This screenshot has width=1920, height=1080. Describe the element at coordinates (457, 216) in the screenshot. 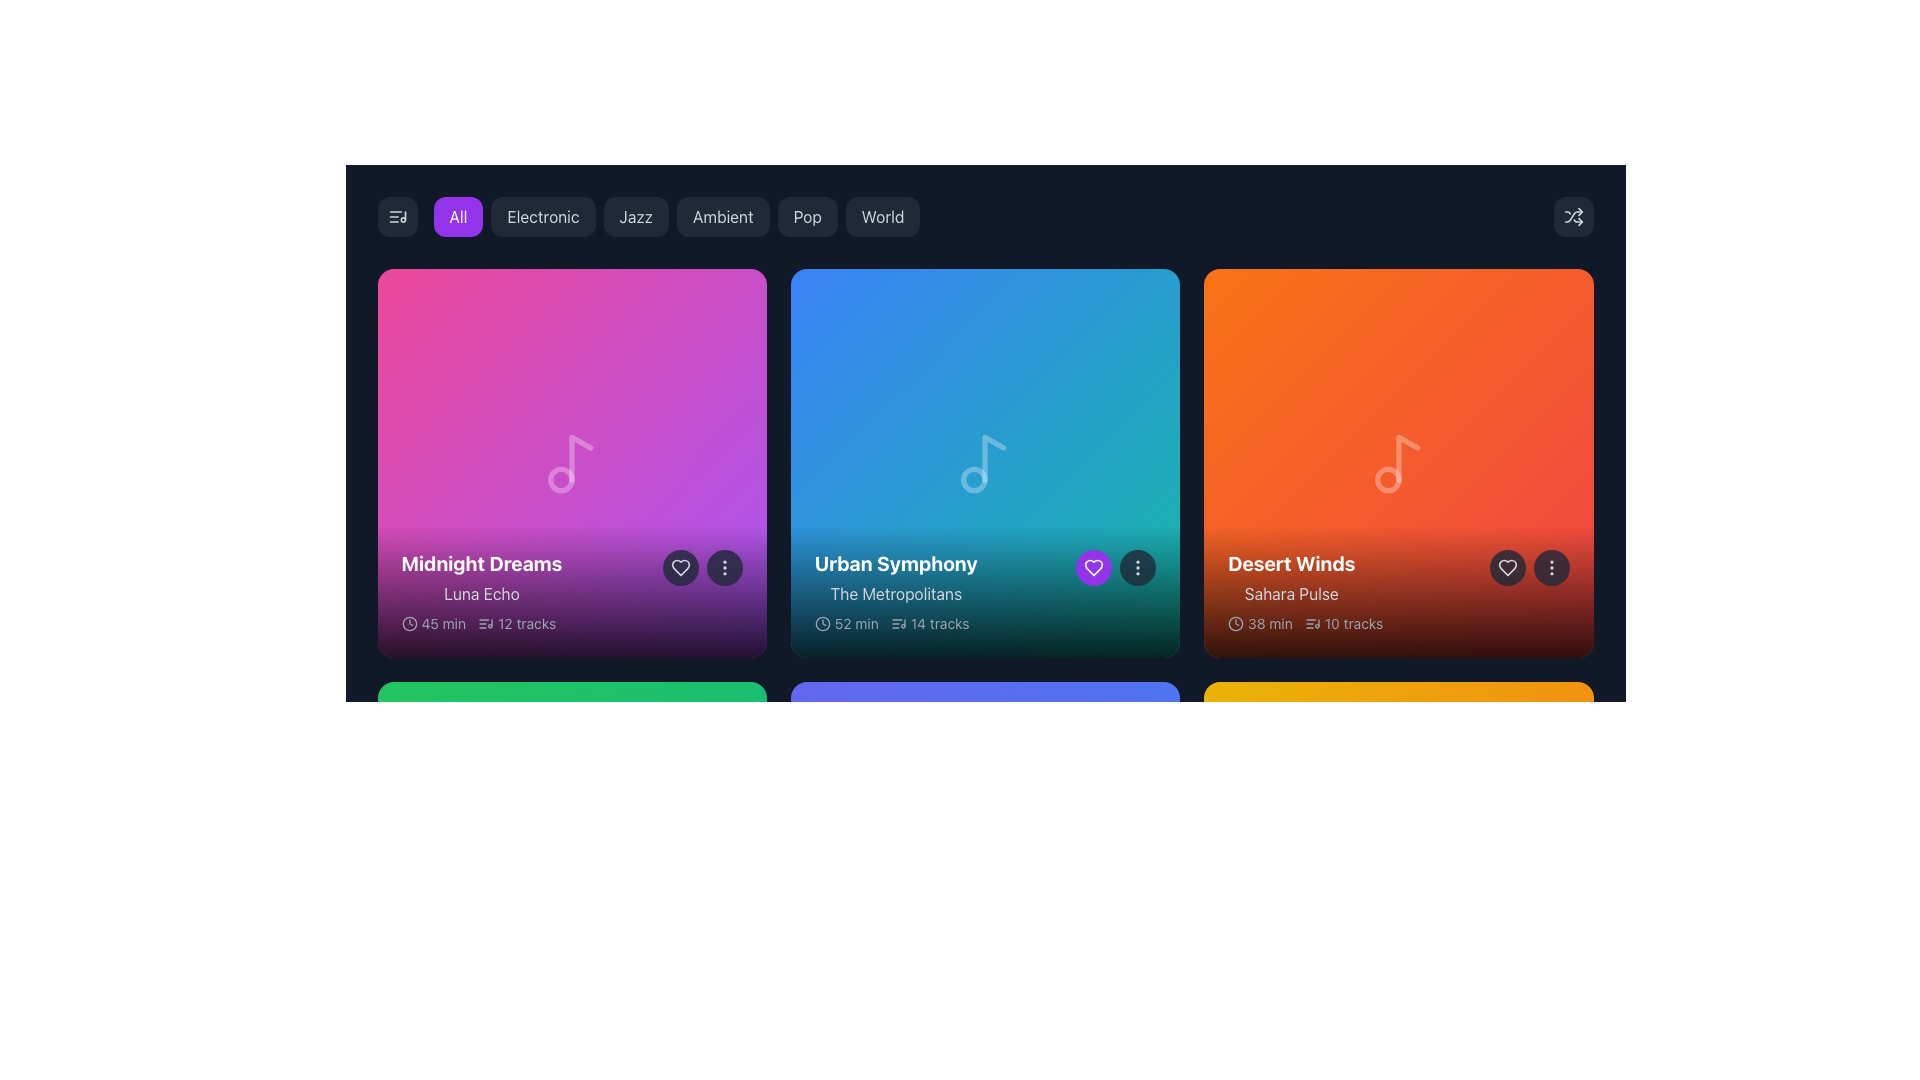

I see `the rectangular button labeled 'All' with a purple background` at that location.